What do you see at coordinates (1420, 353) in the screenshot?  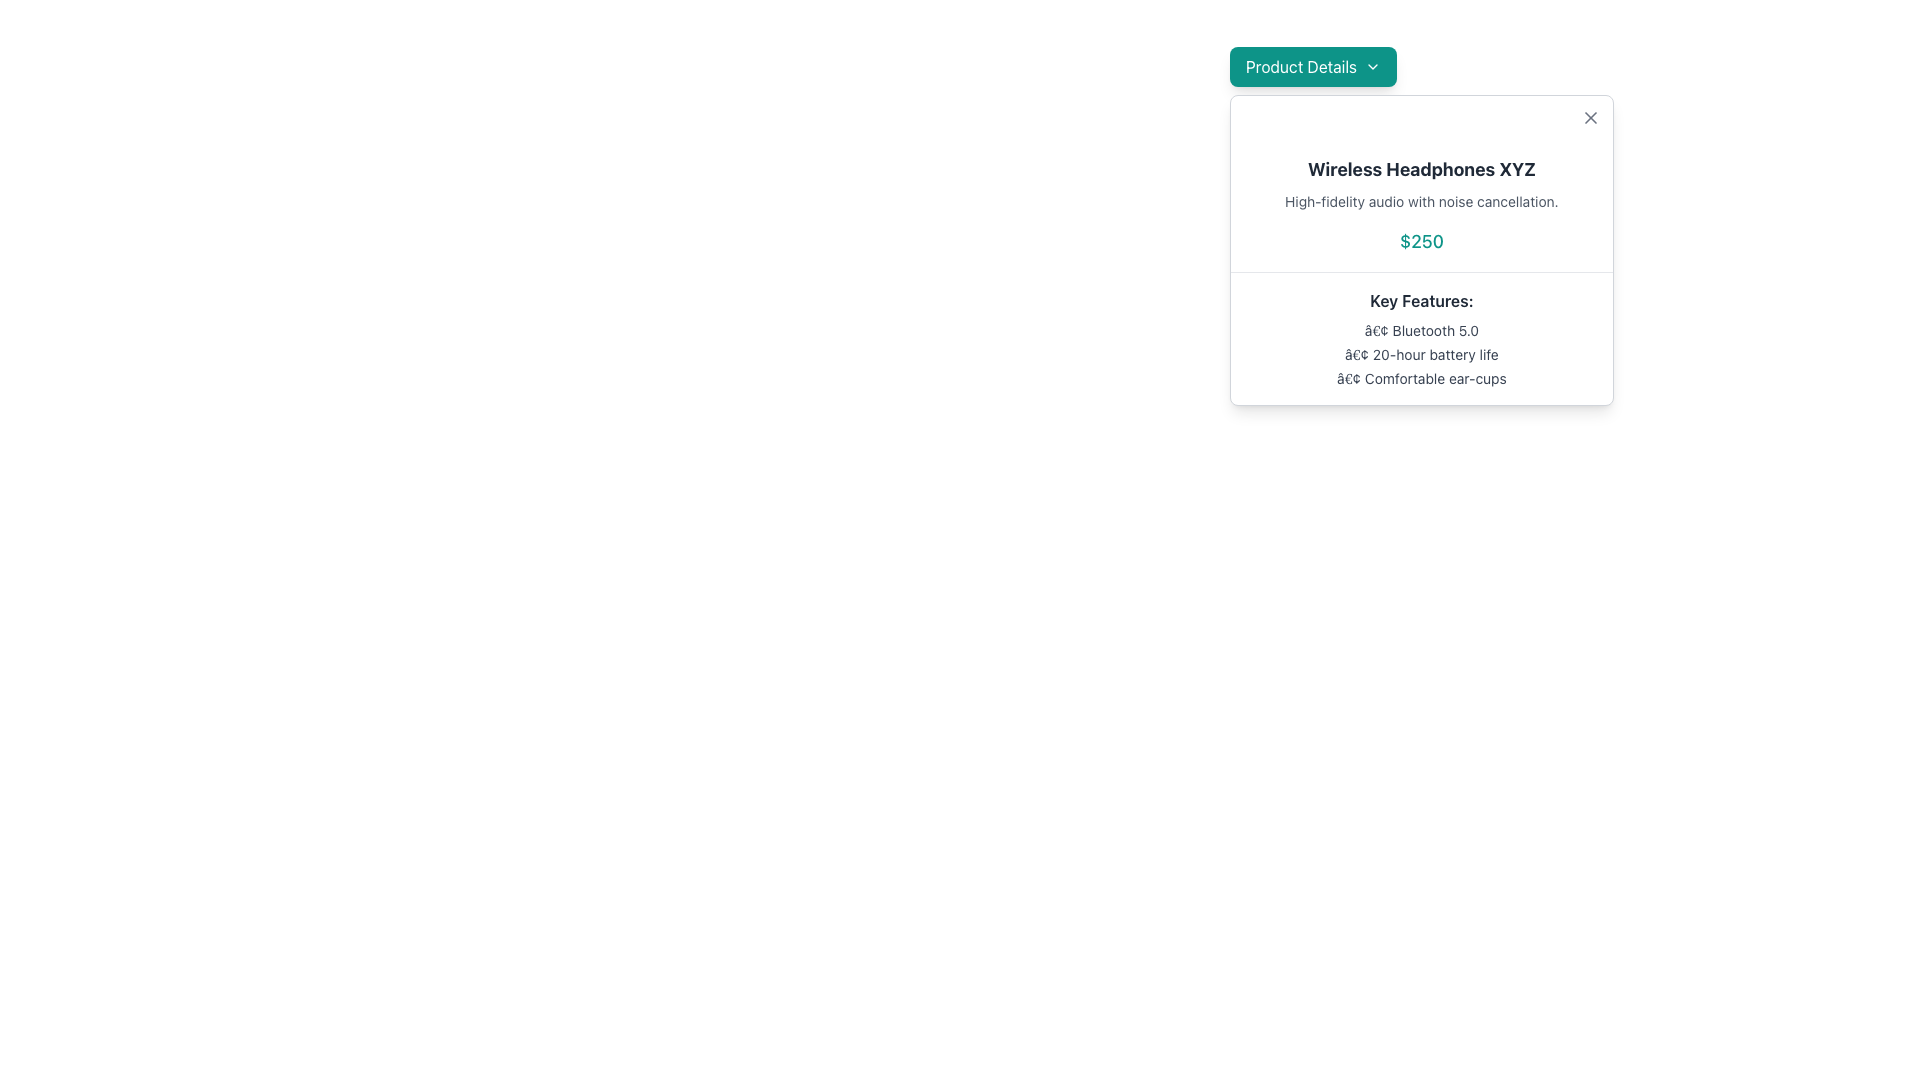 I see `the text label displaying '• 20-hour battery life', which is the second item in a bulleted list located within a modal or card component` at bounding box center [1420, 353].